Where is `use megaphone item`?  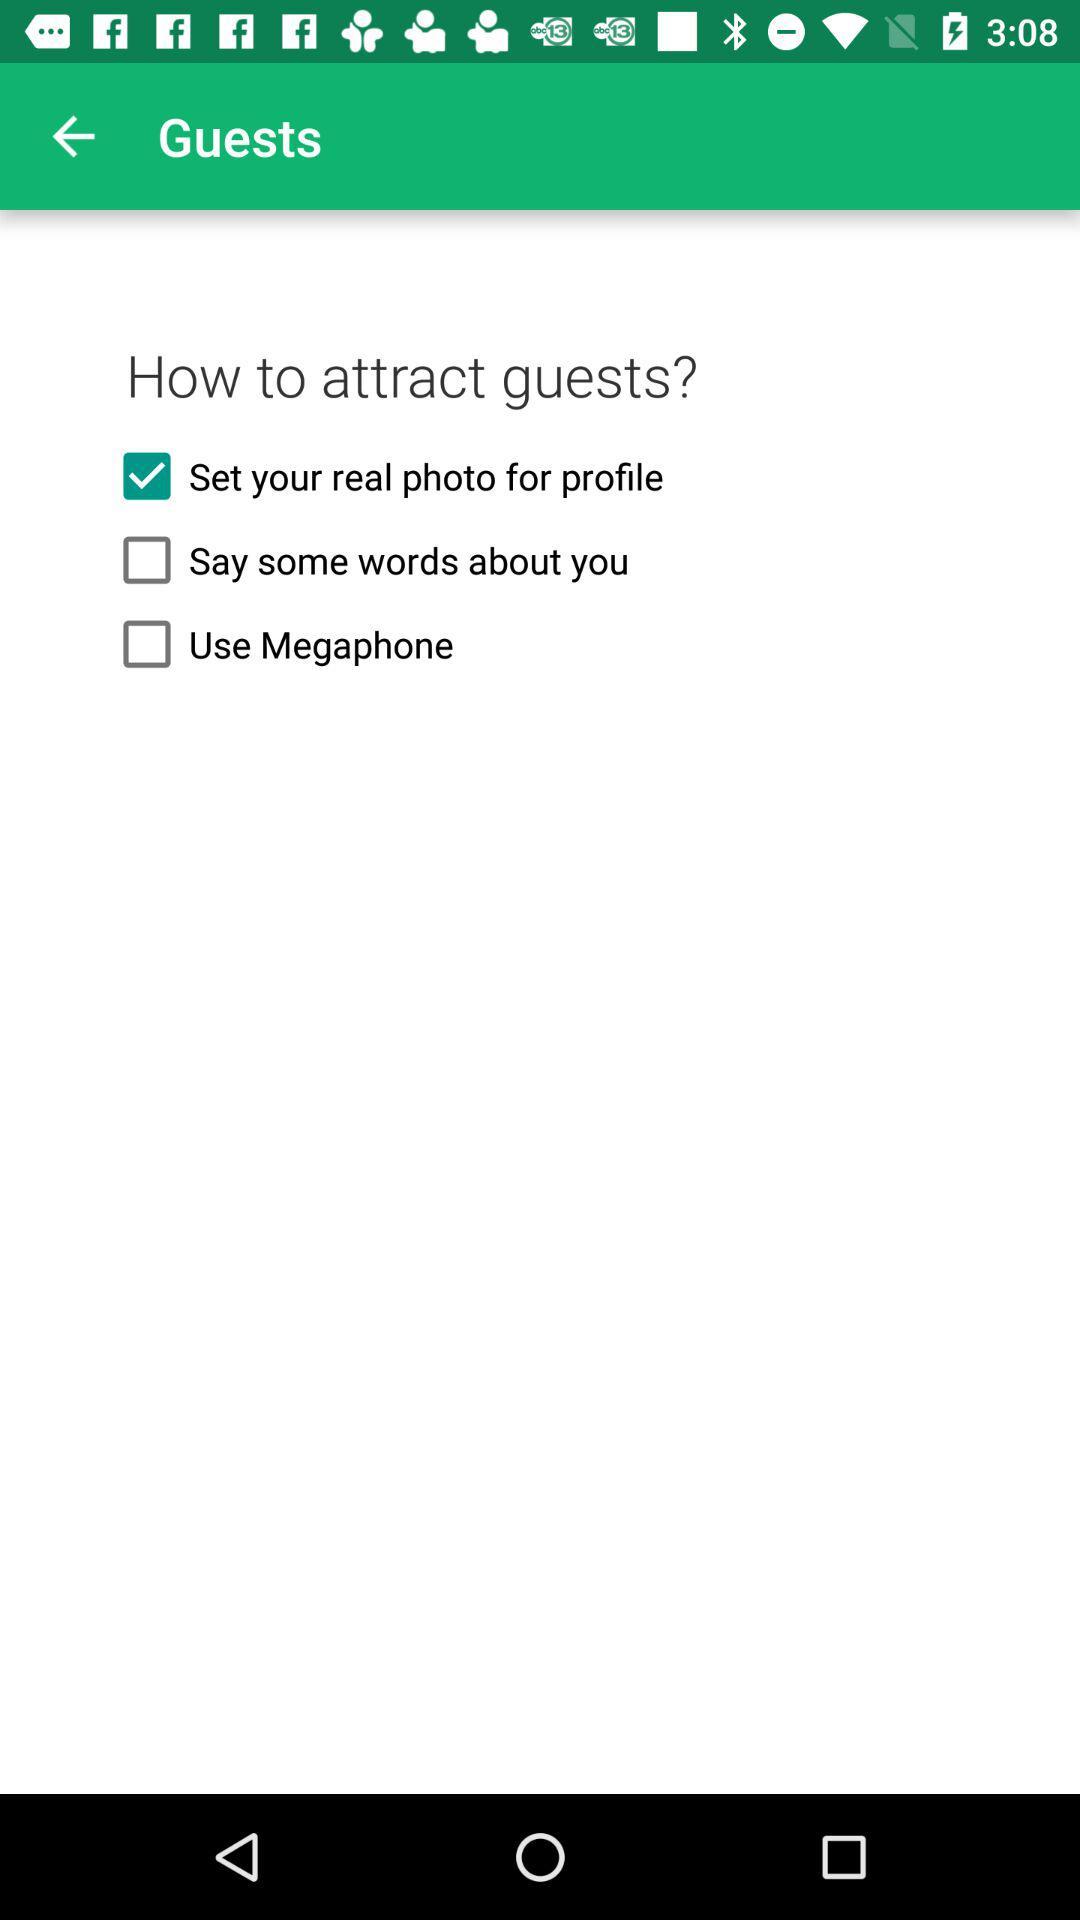 use megaphone item is located at coordinates (540, 644).